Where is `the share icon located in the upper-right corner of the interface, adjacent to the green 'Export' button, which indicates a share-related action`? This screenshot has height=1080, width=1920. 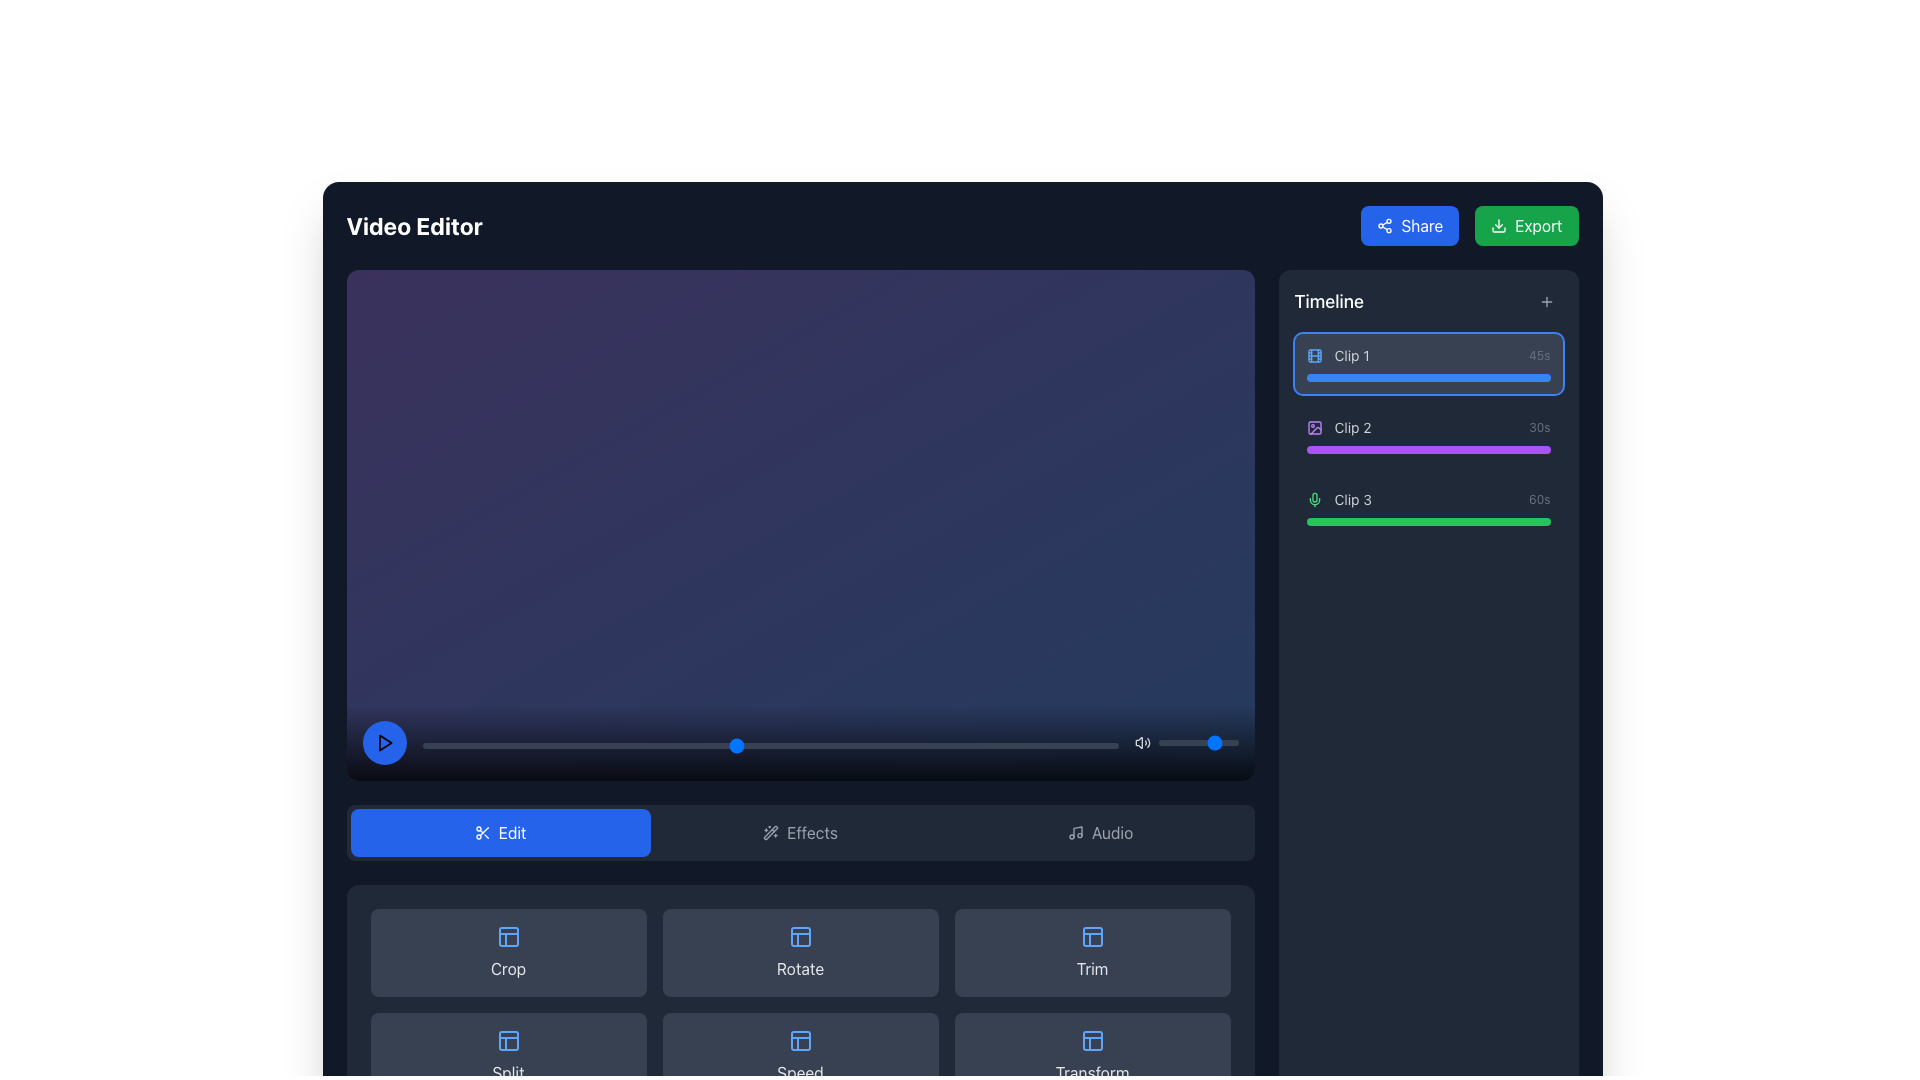
the share icon located in the upper-right corner of the interface, adjacent to the green 'Export' button, which indicates a share-related action is located at coordinates (1384, 225).